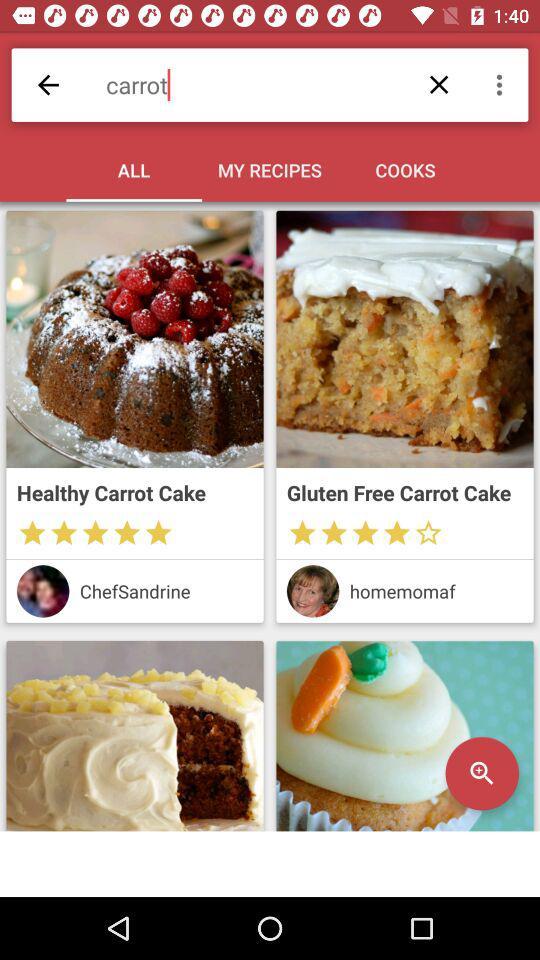  What do you see at coordinates (48, 85) in the screenshot?
I see `item to the left of the carrot icon` at bounding box center [48, 85].